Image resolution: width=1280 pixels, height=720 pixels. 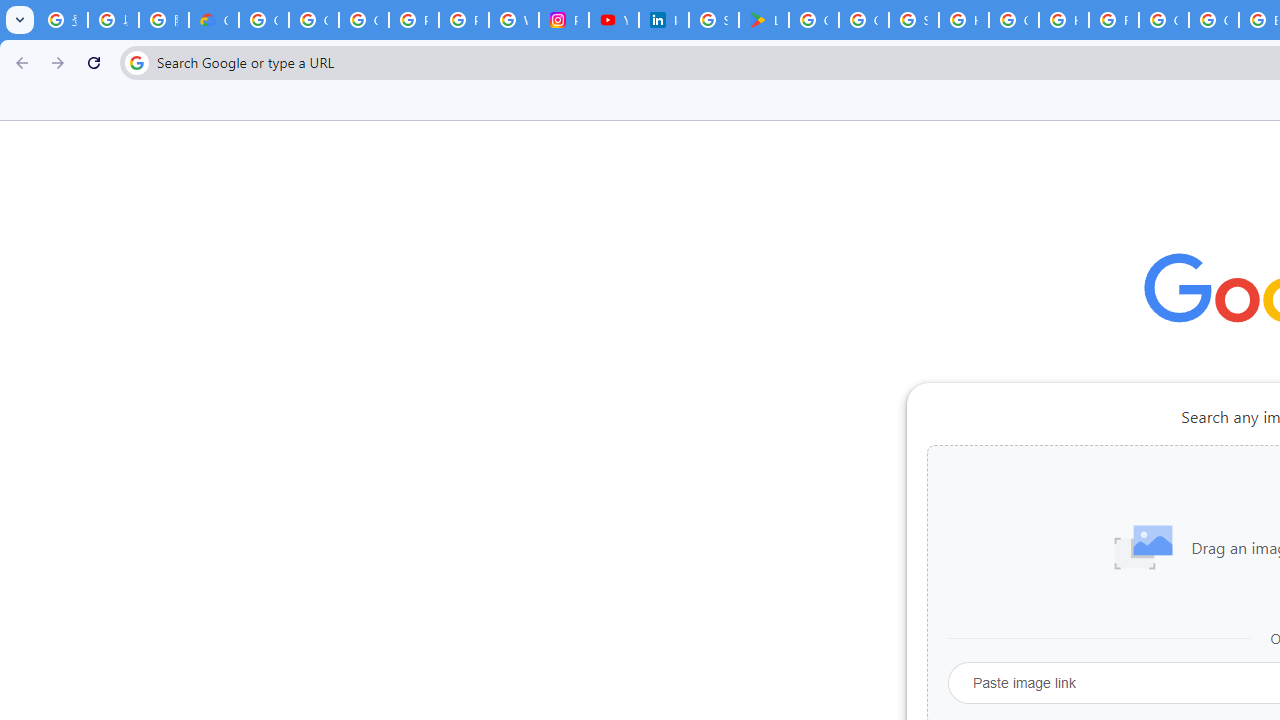 I want to click on 'Privacy Help Center - Policies Help', so click(x=413, y=20).